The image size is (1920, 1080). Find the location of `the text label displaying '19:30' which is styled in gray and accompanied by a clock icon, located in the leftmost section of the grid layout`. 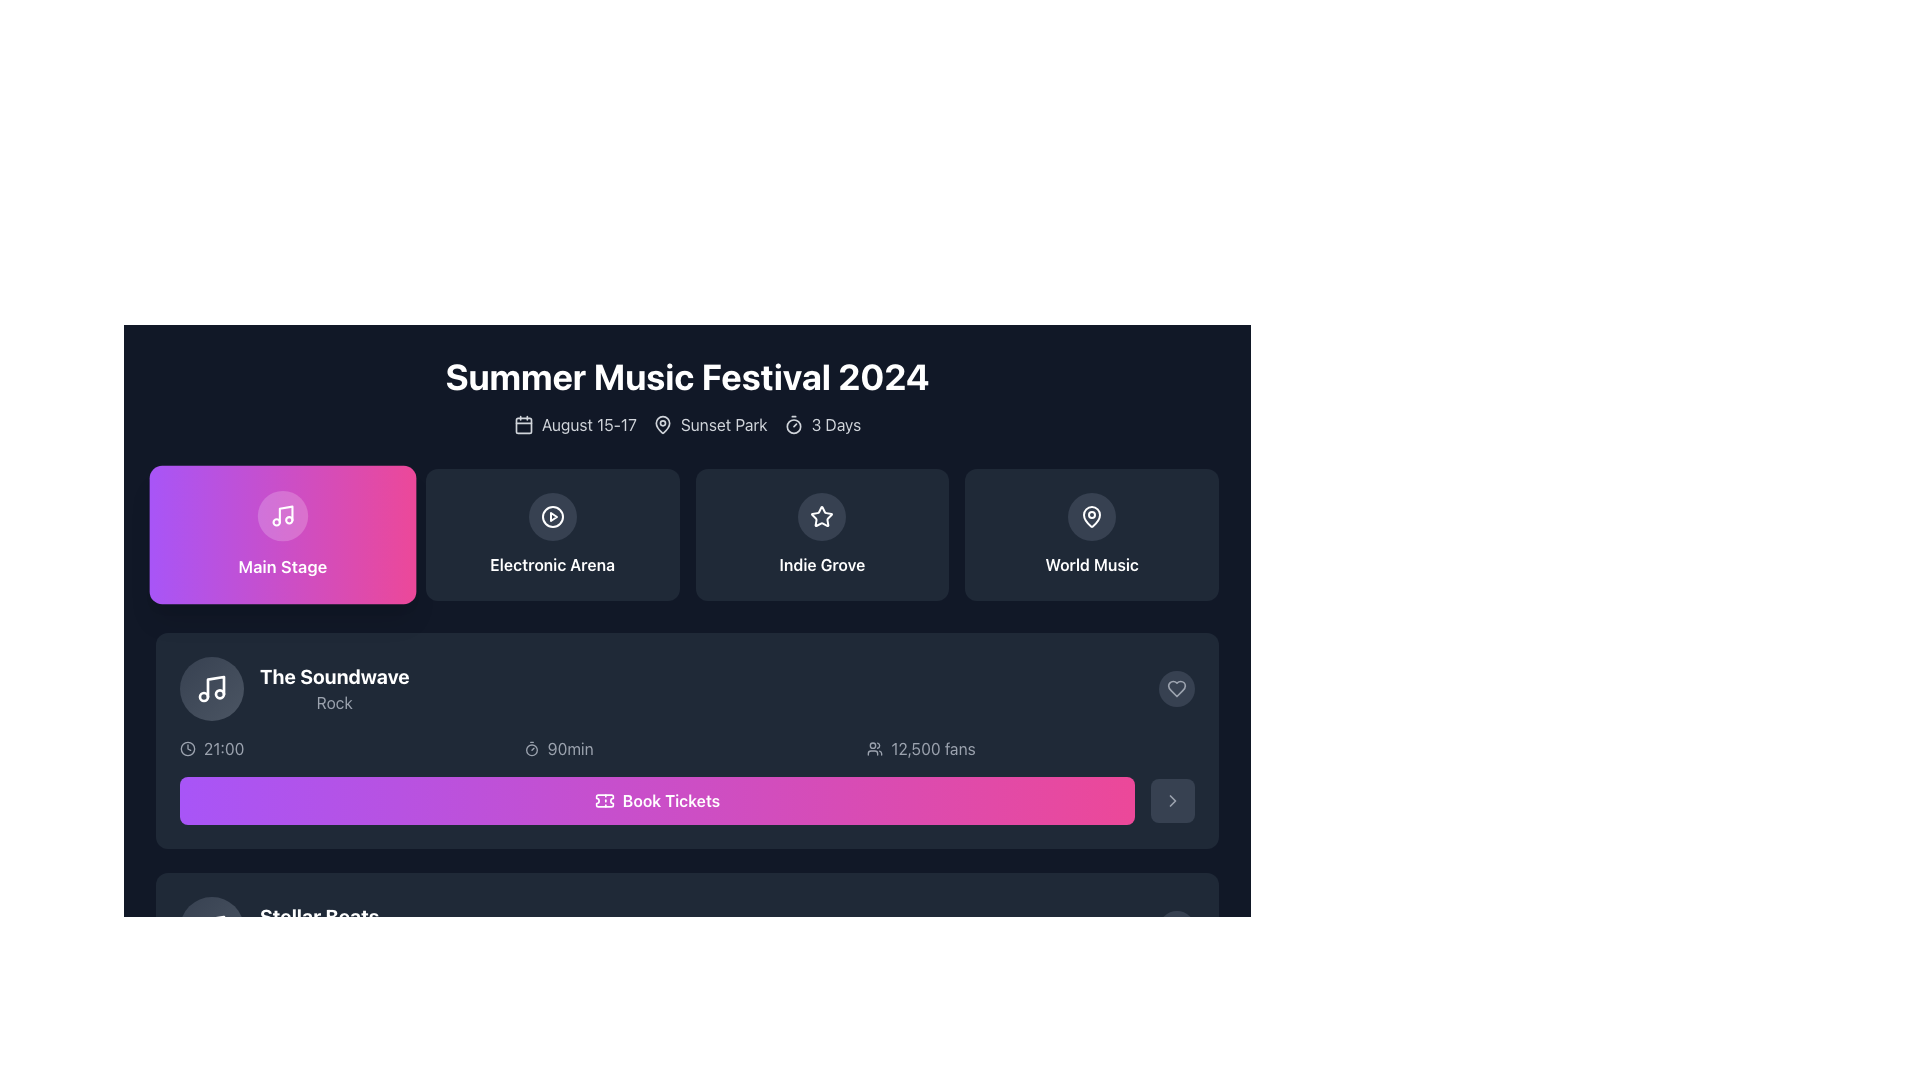

the text label displaying '19:30' which is styled in gray and accompanied by a clock icon, located in the leftmost section of the grid layout is located at coordinates (343, 987).